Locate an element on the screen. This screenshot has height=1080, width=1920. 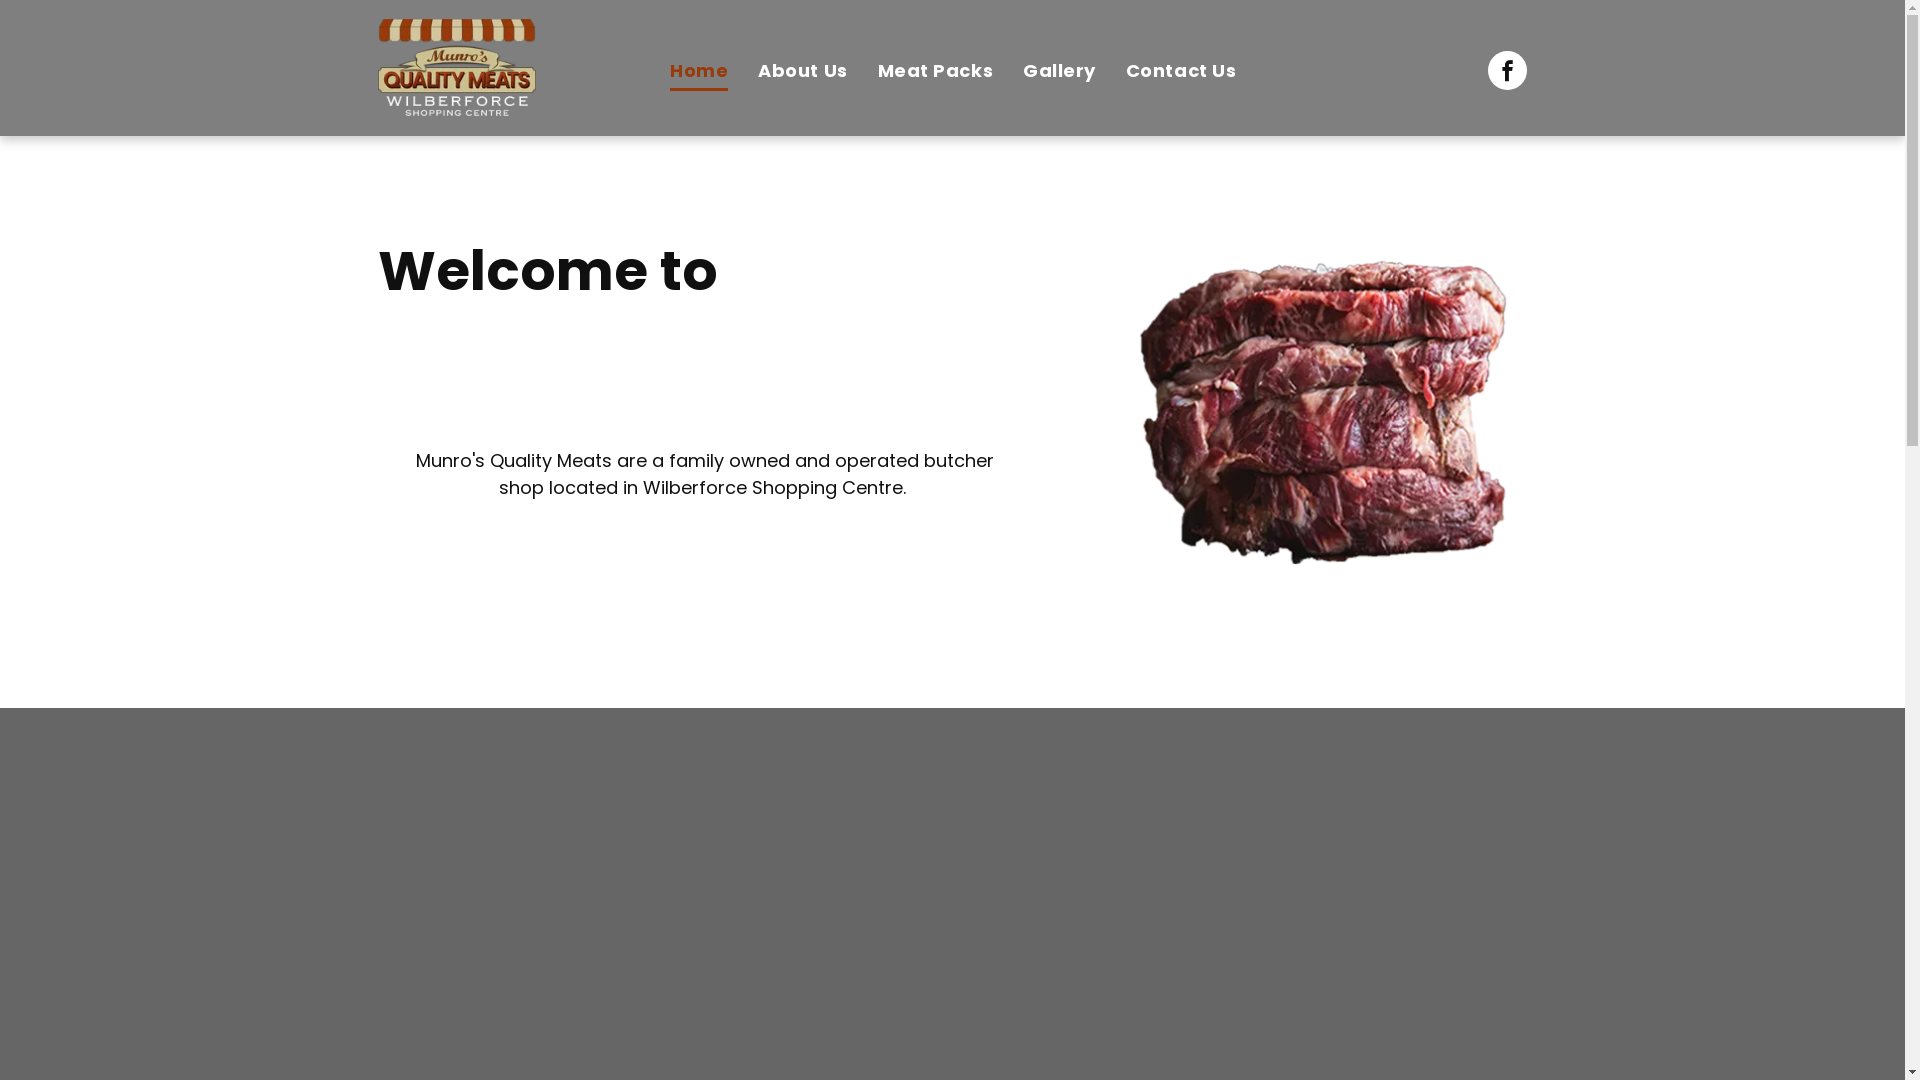
'Home' is located at coordinates (654, 70).